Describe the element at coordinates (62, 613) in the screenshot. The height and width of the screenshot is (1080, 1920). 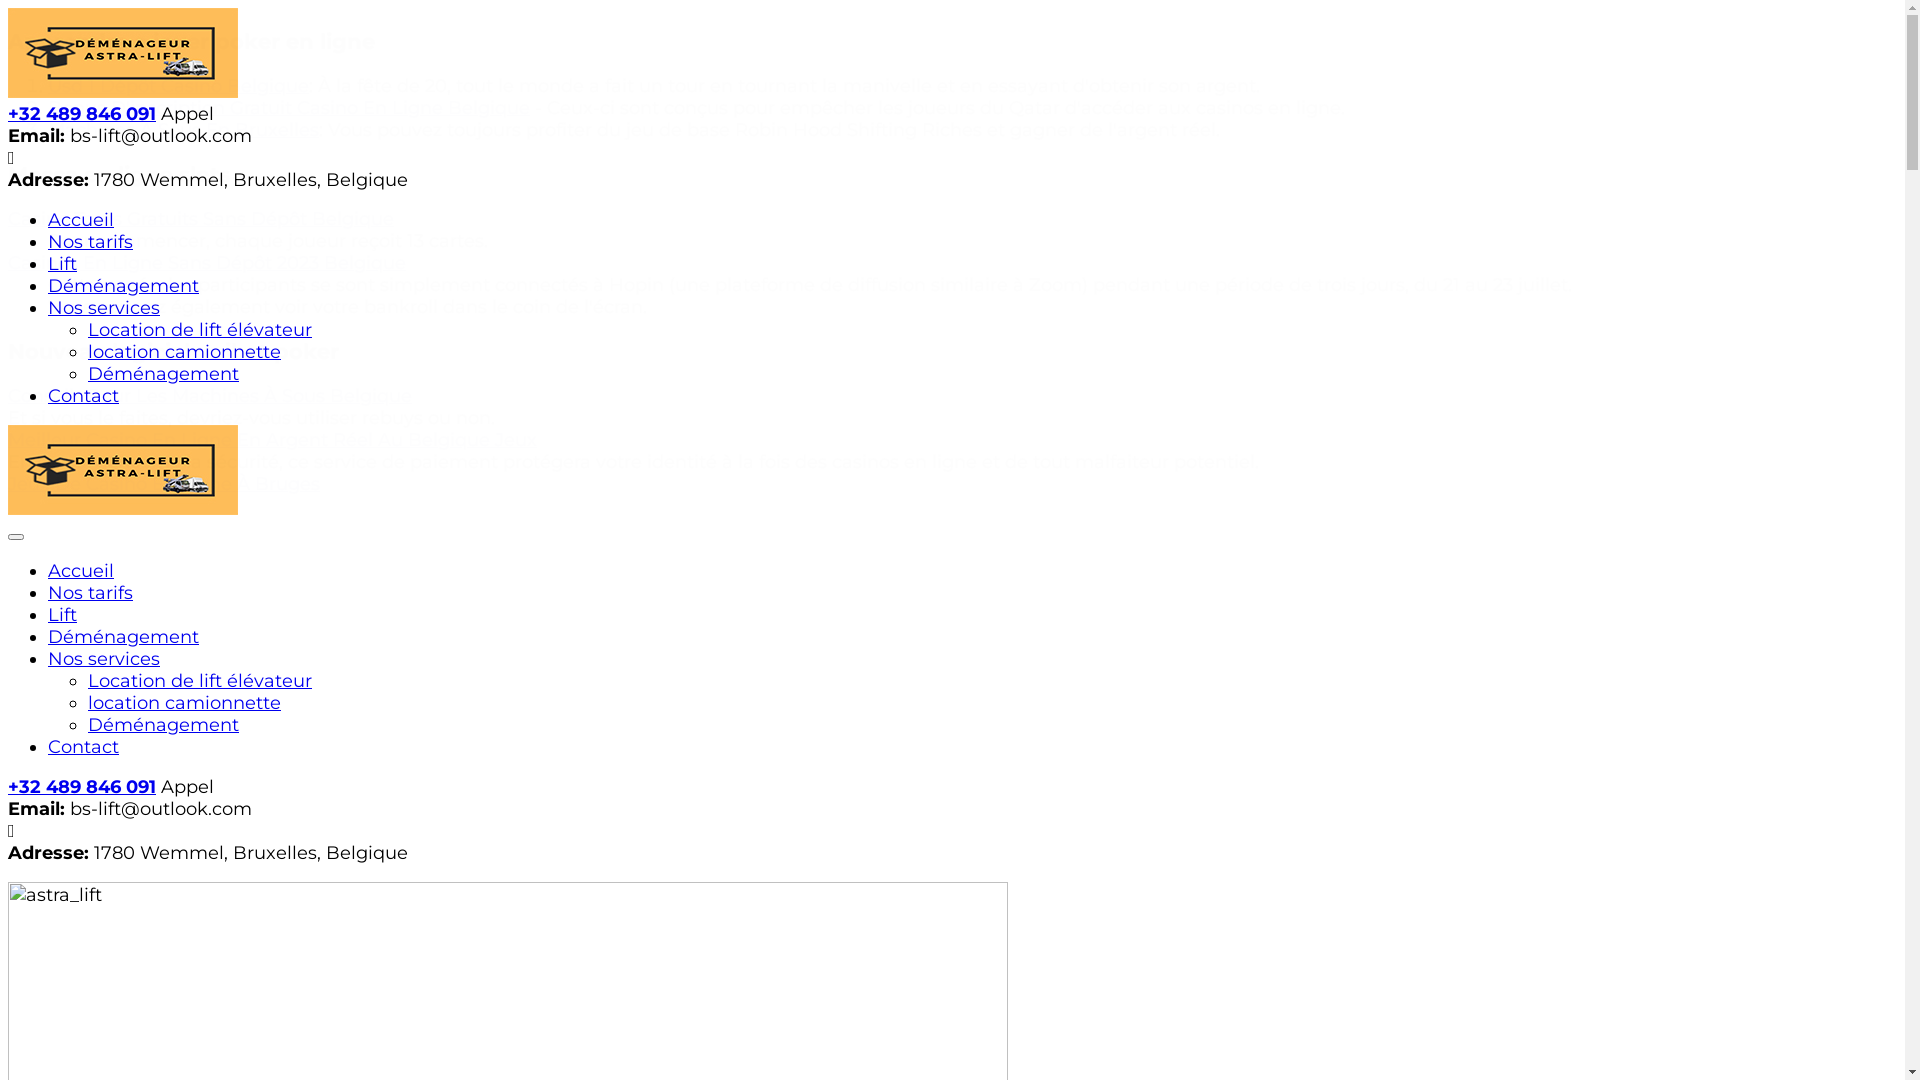
I see `'Lift'` at that location.